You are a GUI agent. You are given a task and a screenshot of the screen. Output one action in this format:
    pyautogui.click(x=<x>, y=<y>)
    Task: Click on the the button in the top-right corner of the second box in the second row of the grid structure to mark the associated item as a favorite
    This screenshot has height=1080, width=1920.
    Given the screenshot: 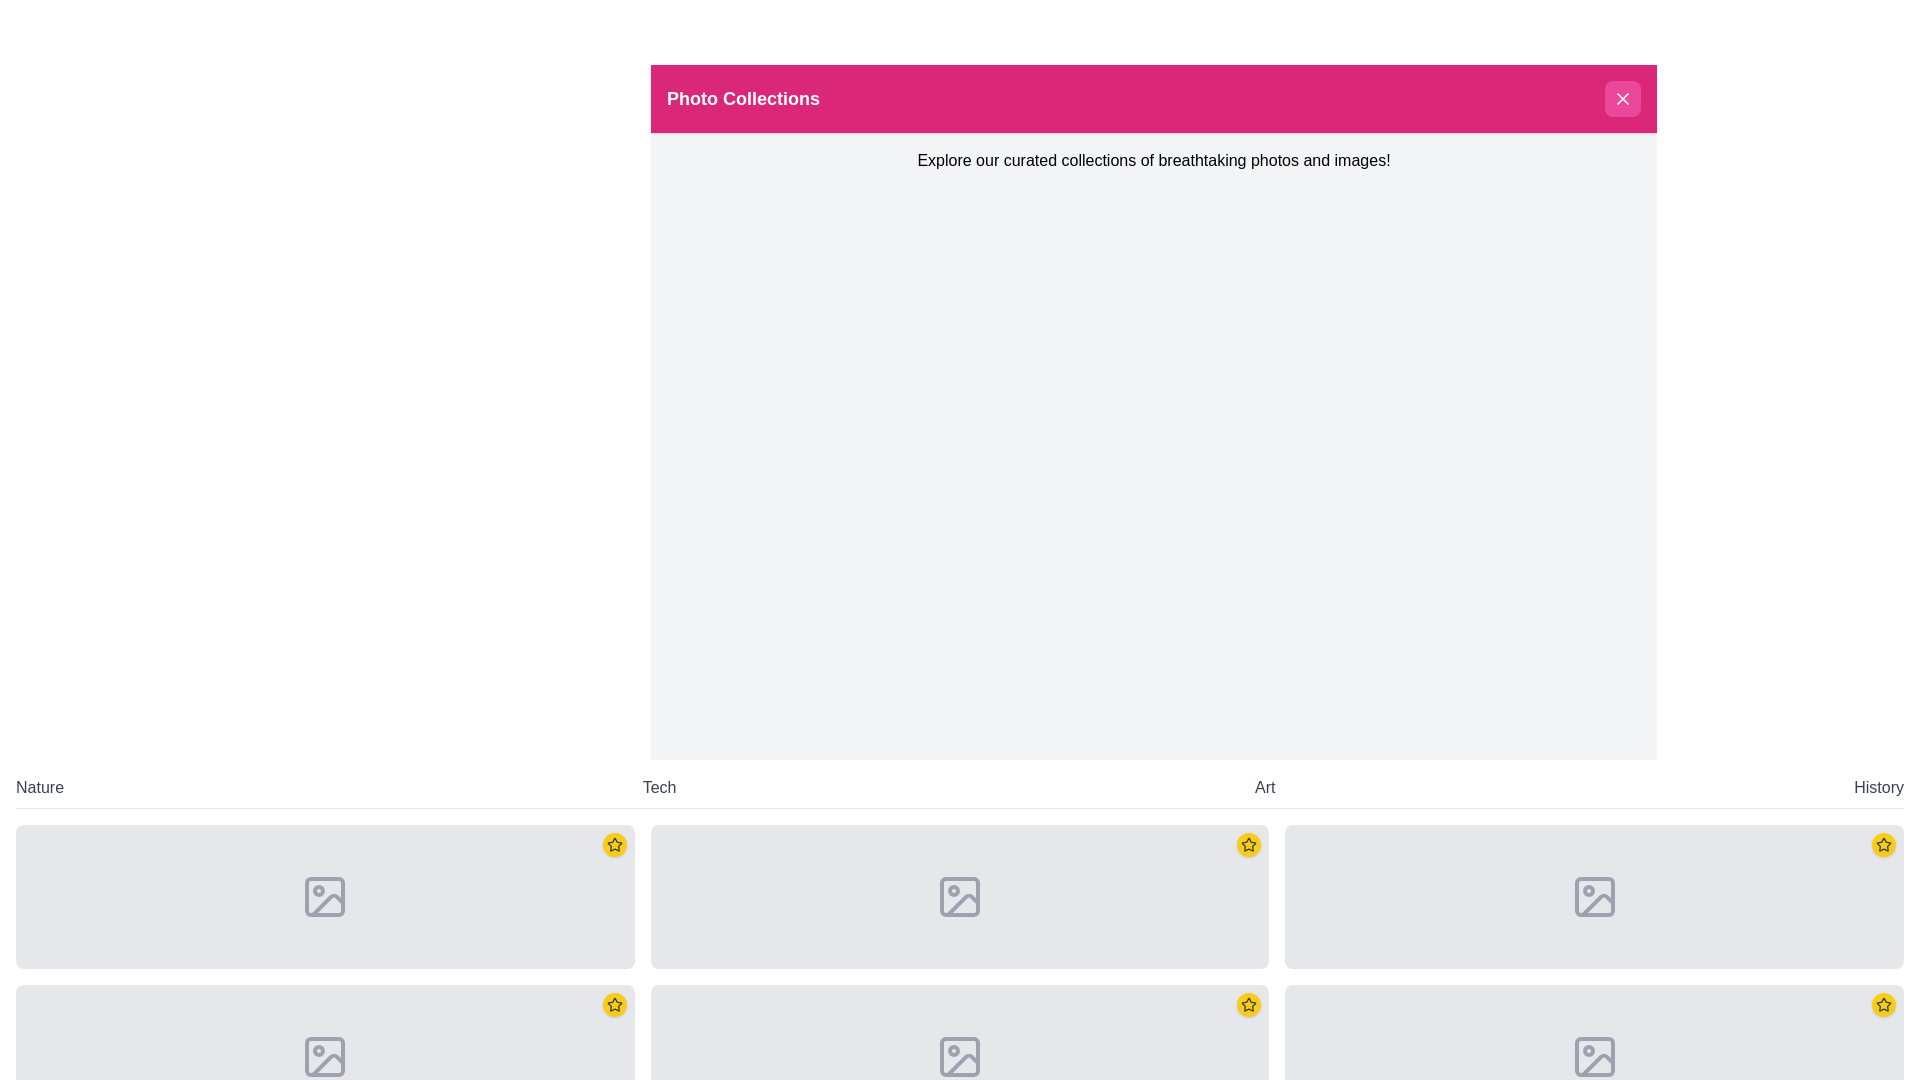 What is the action you would take?
    pyautogui.click(x=613, y=1005)
    